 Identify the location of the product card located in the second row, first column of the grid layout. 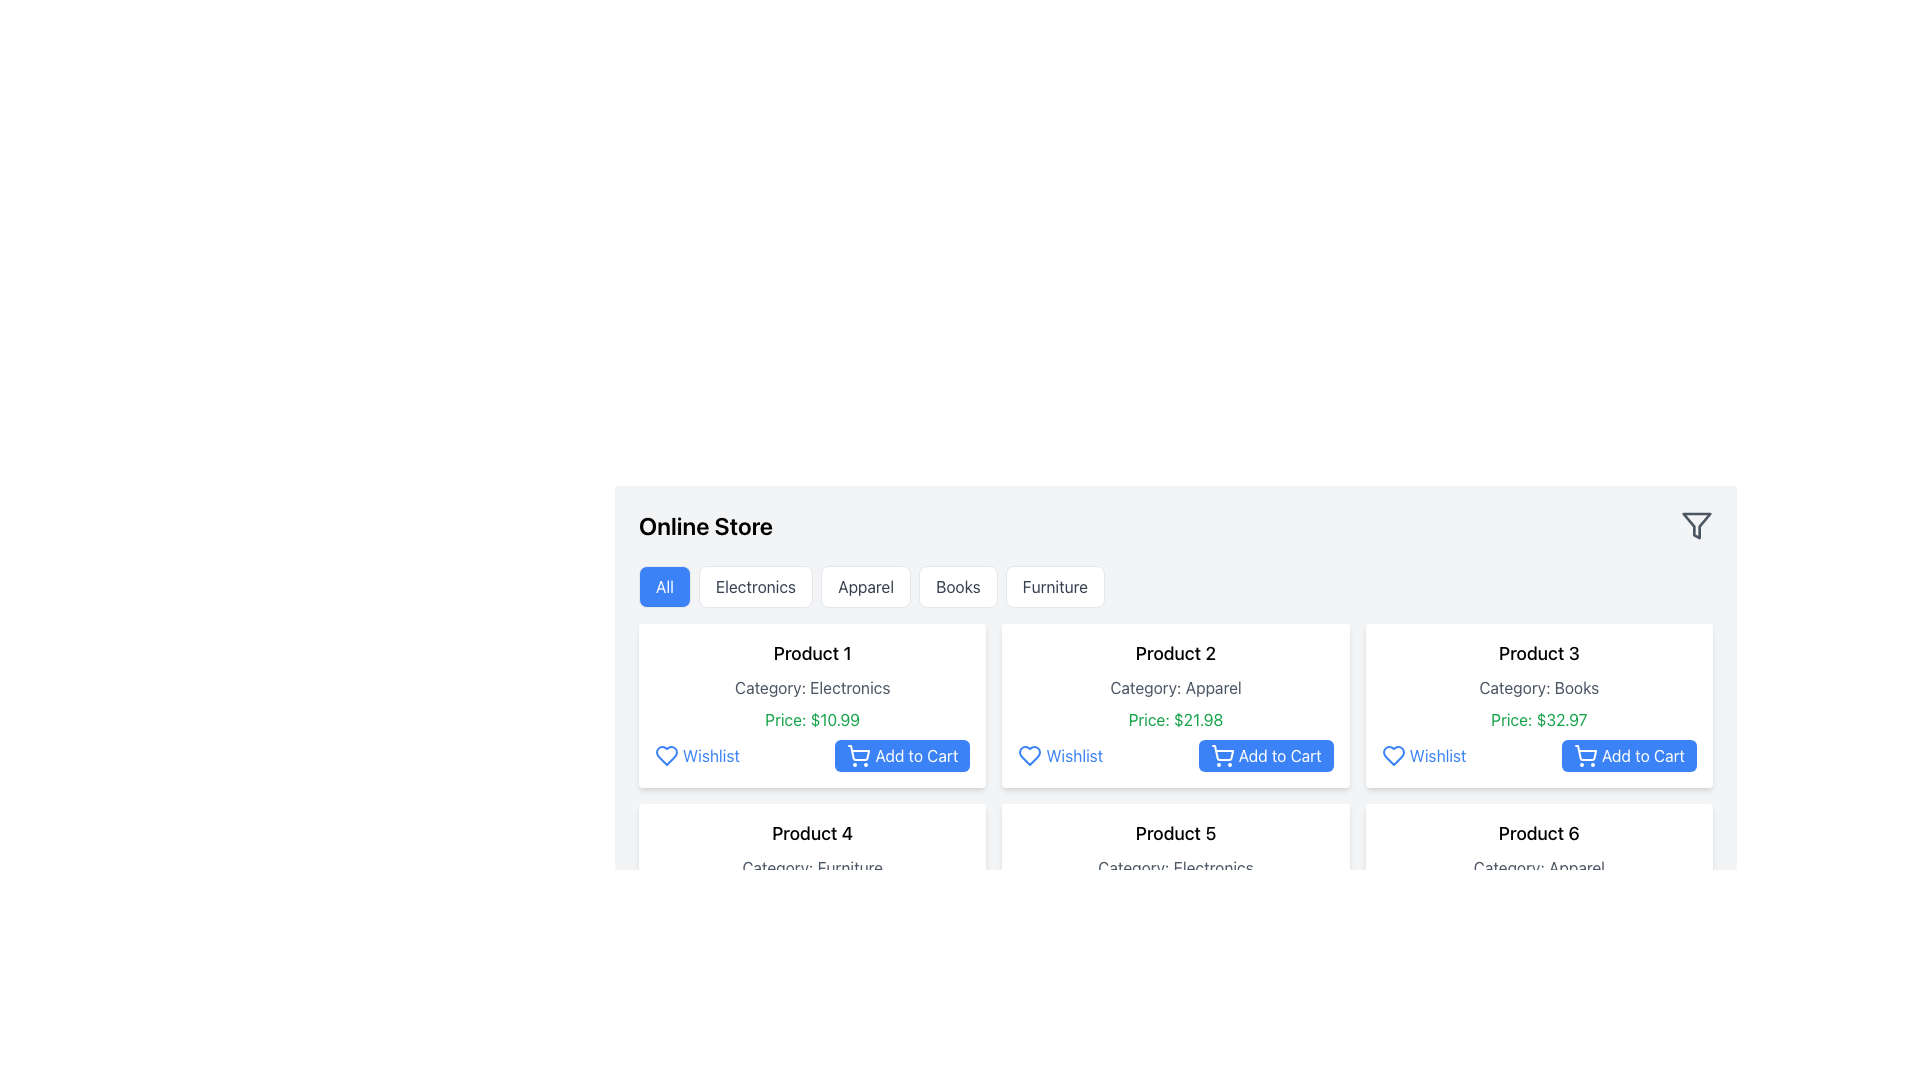
(812, 885).